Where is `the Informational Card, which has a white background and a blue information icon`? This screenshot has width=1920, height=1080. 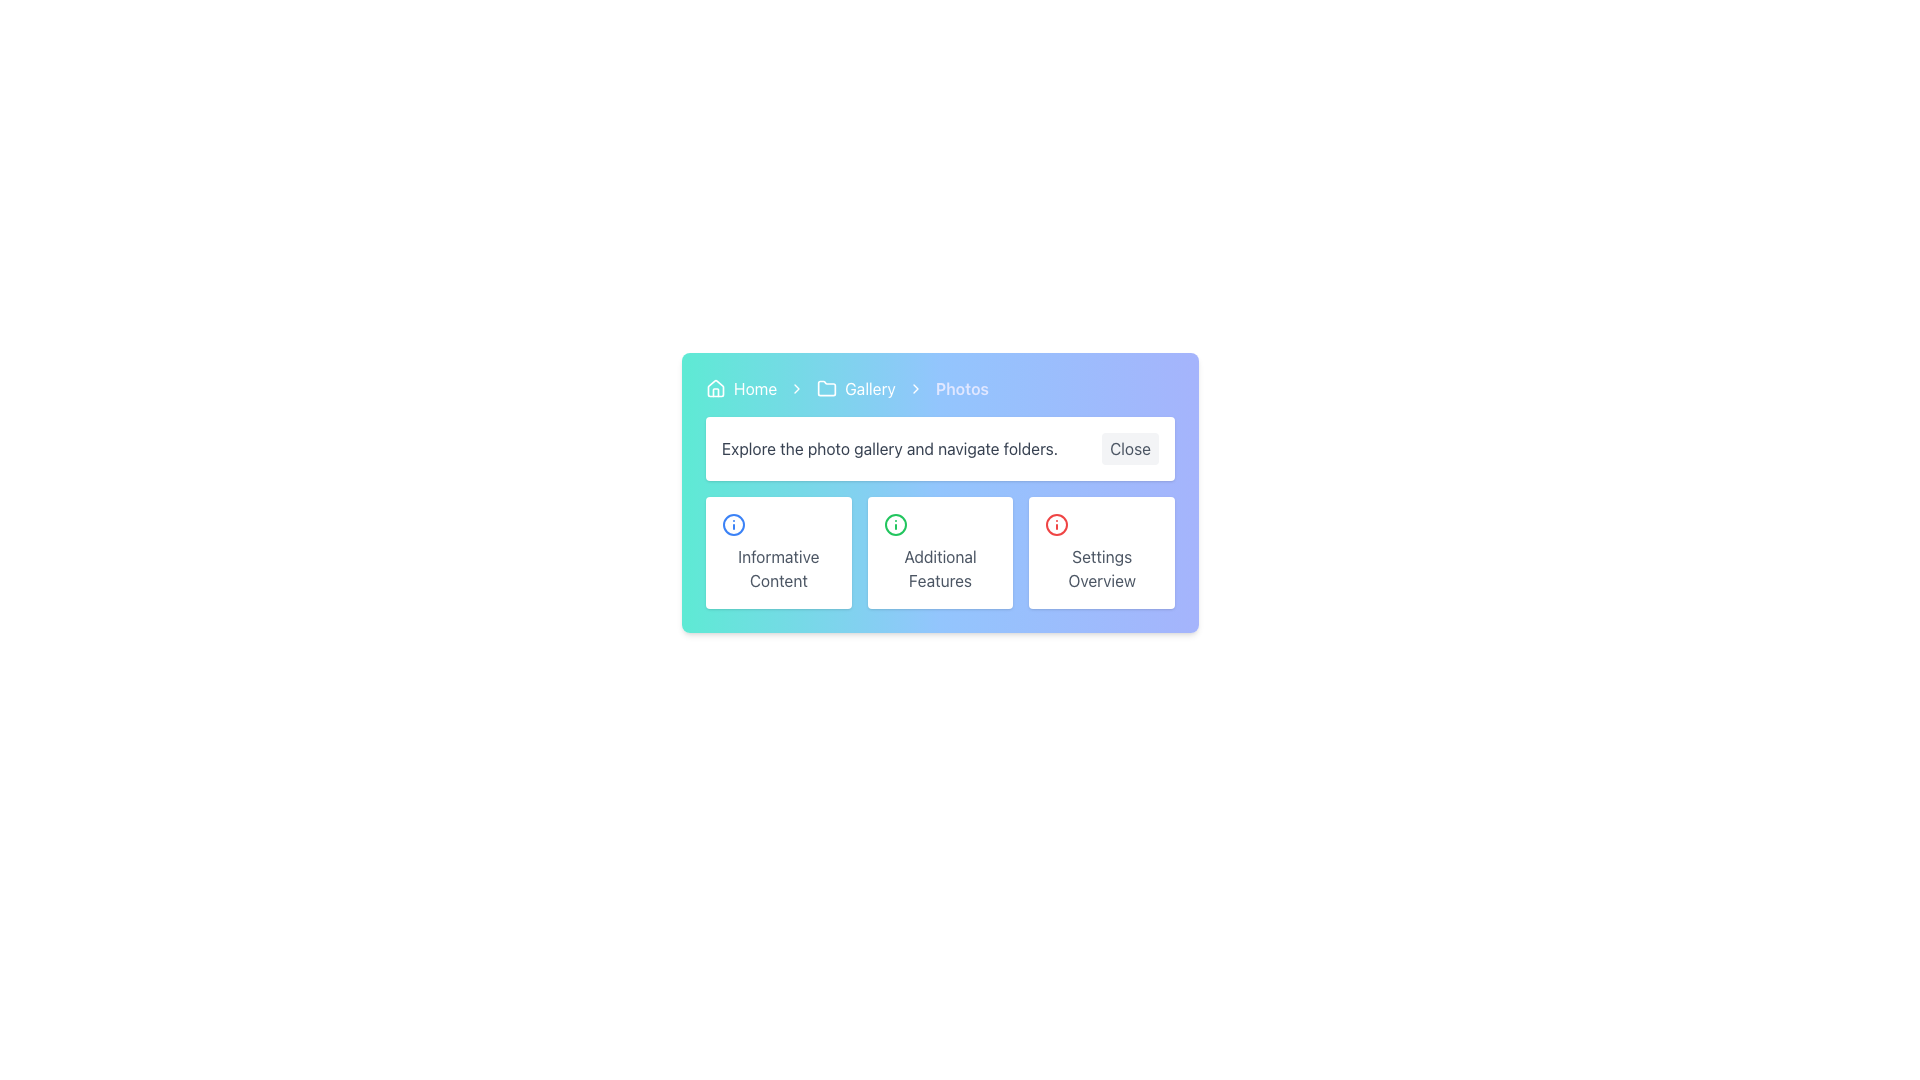
the Informational Card, which has a white background and a blue information icon is located at coordinates (777, 552).